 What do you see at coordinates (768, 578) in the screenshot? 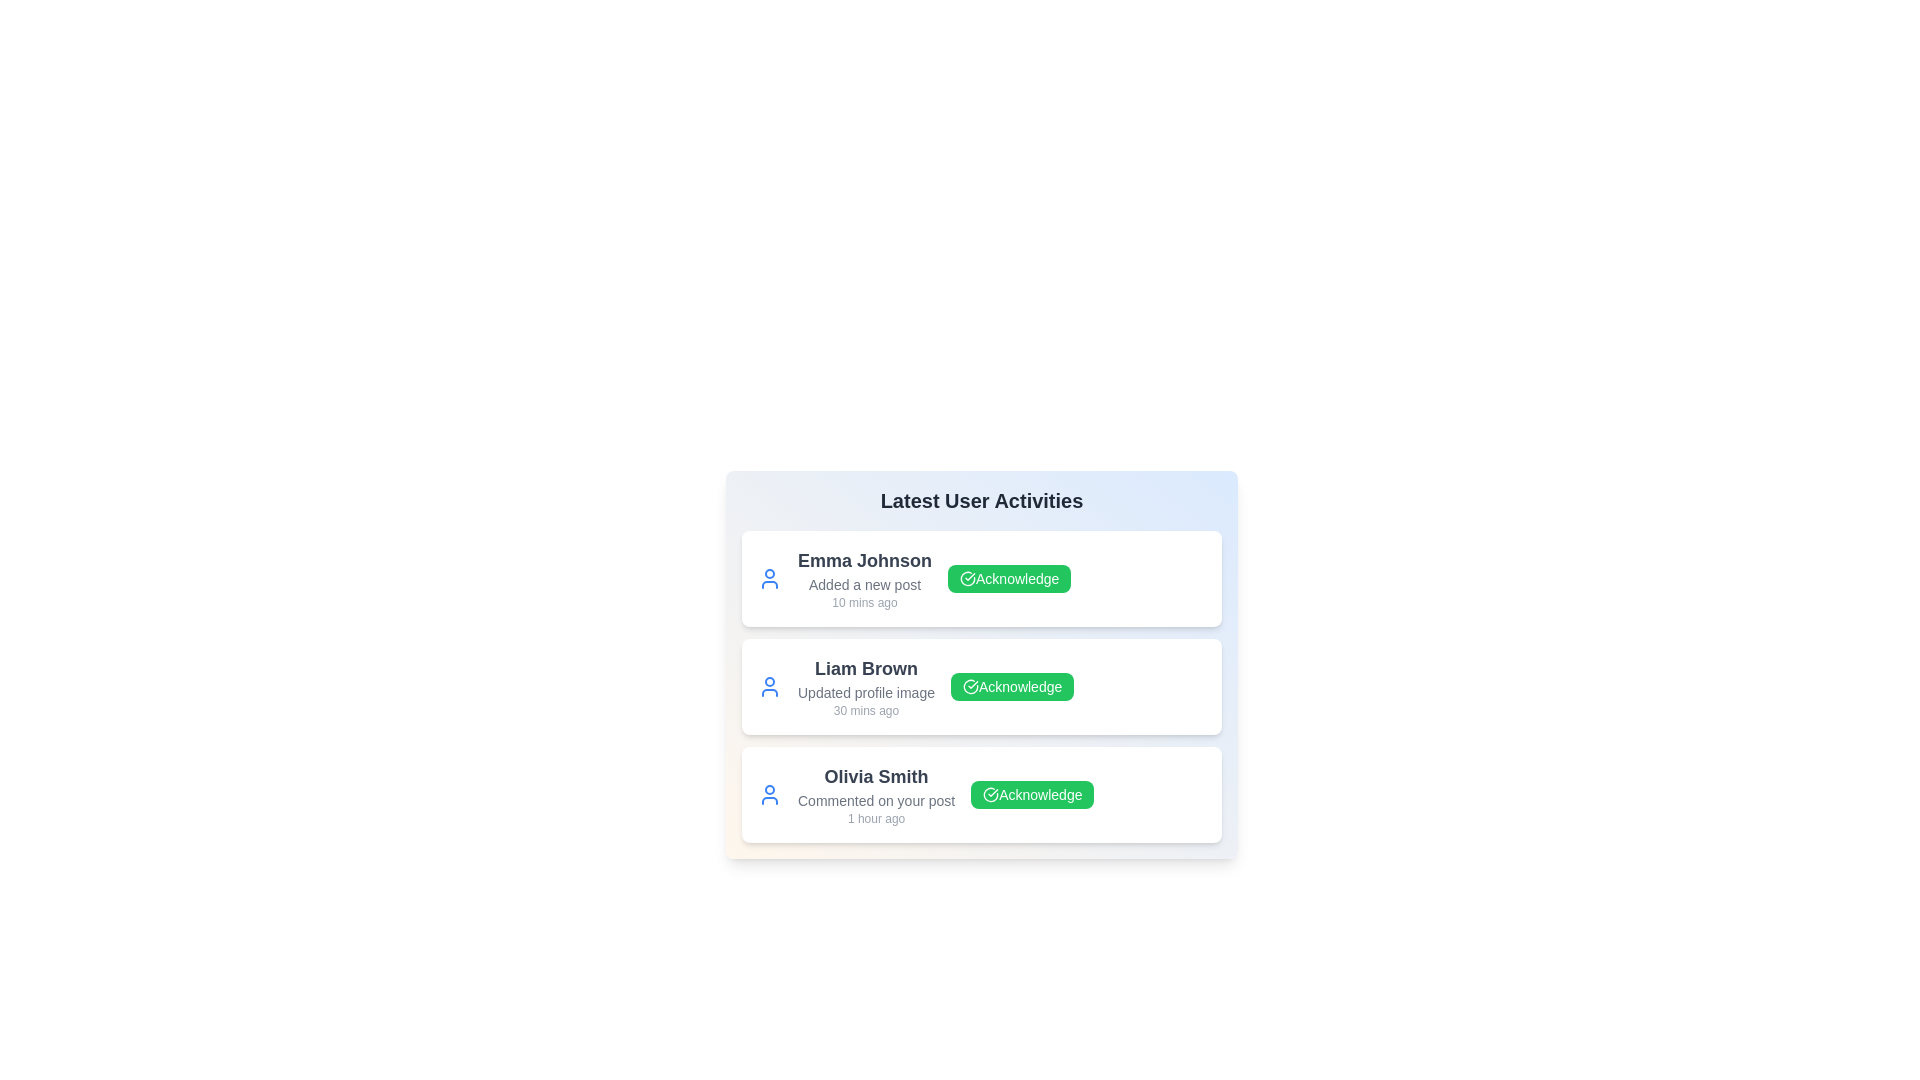
I see `the profile icon of Emma Johnson` at bounding box center [768, 578].